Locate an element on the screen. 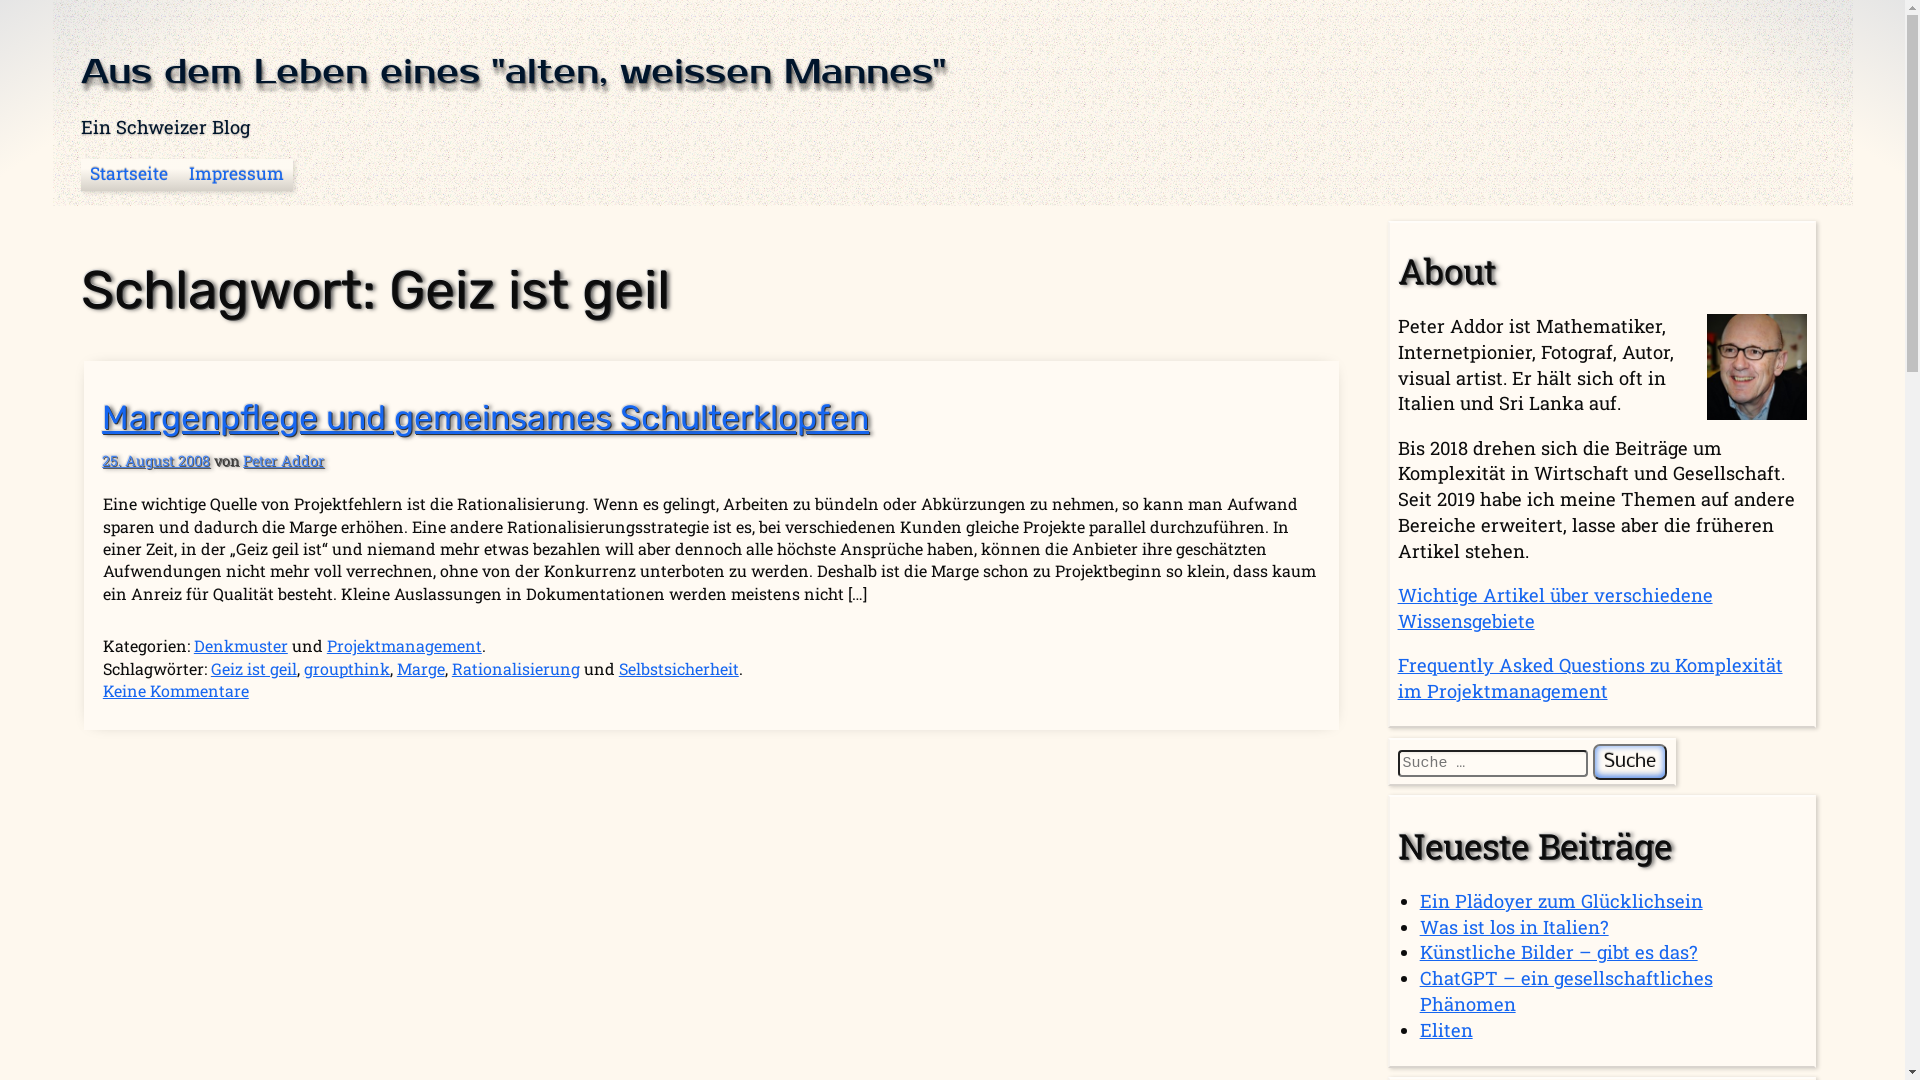 The height and width of the screenshot is (1080, 1920). '25. August 2008' is located at coordinates (155, 460).